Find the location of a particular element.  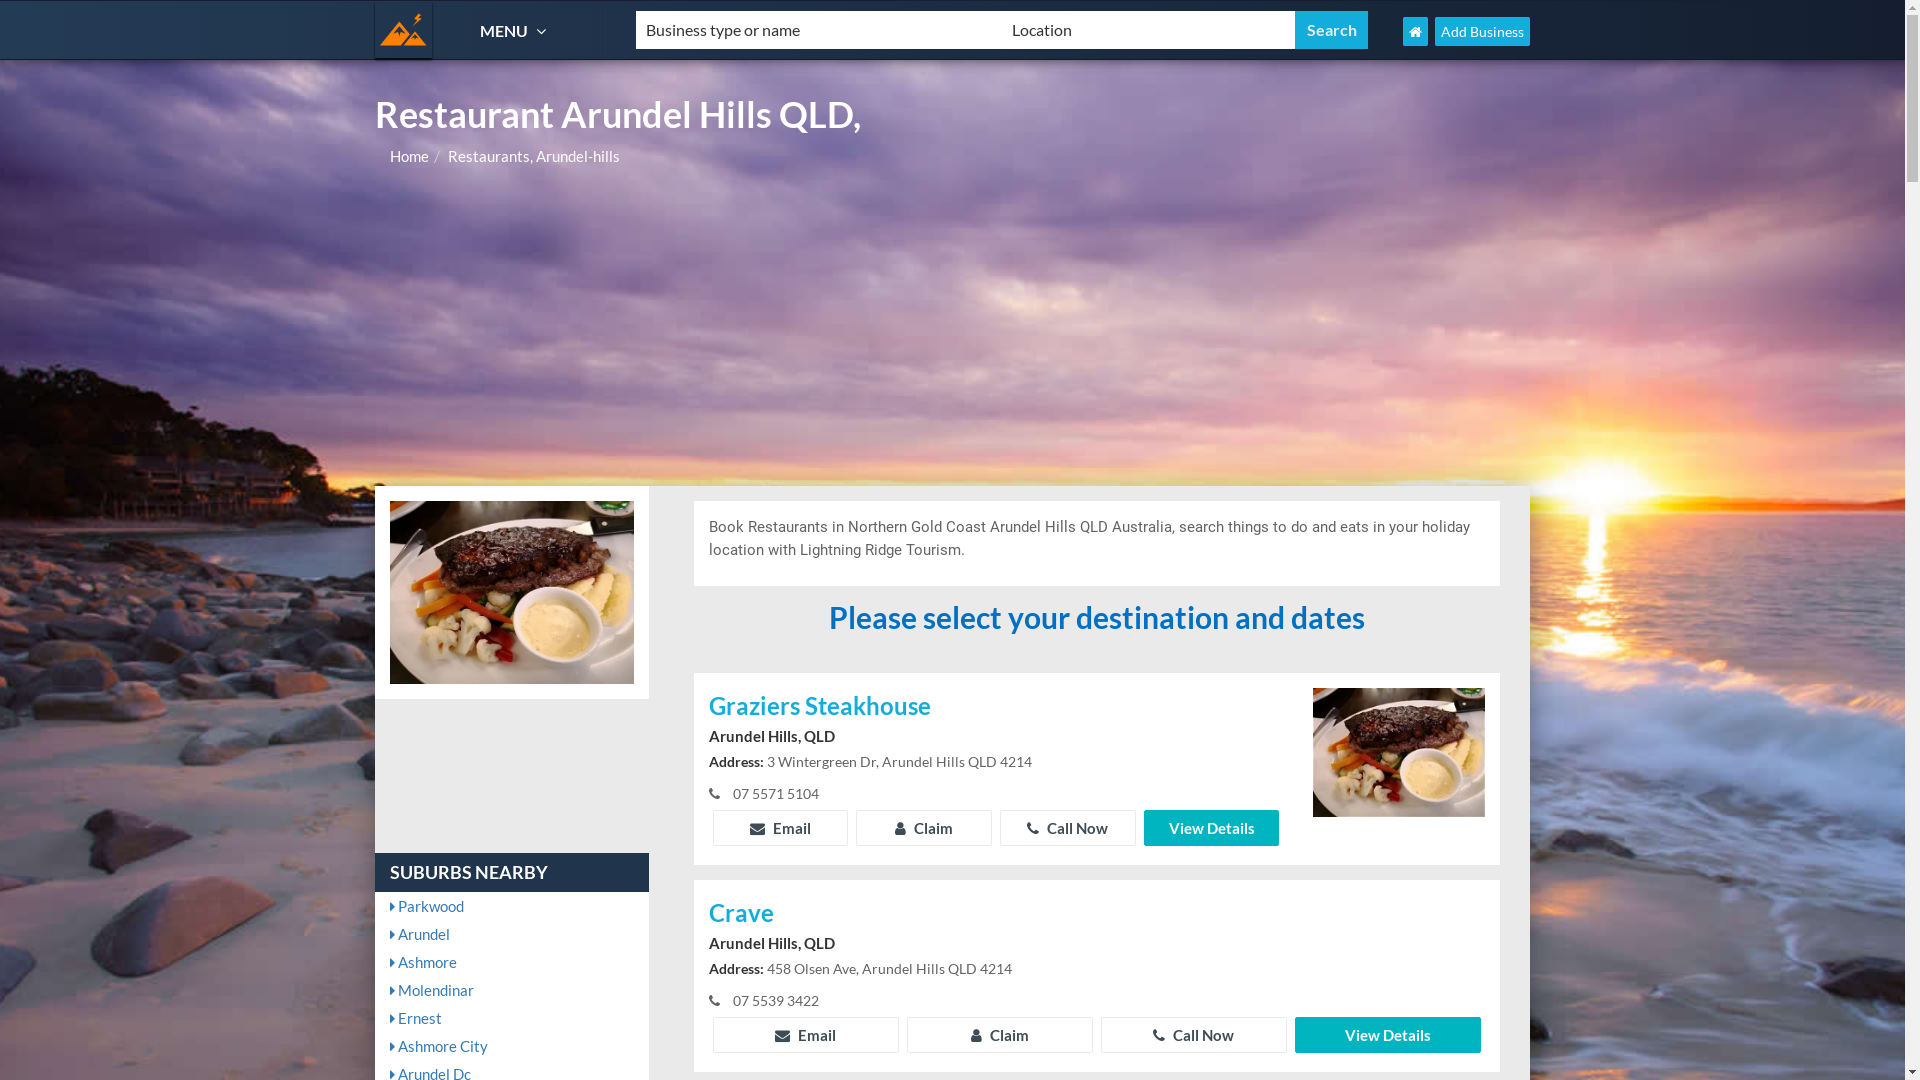

'Call Now' is located at coordinates (999, 828).